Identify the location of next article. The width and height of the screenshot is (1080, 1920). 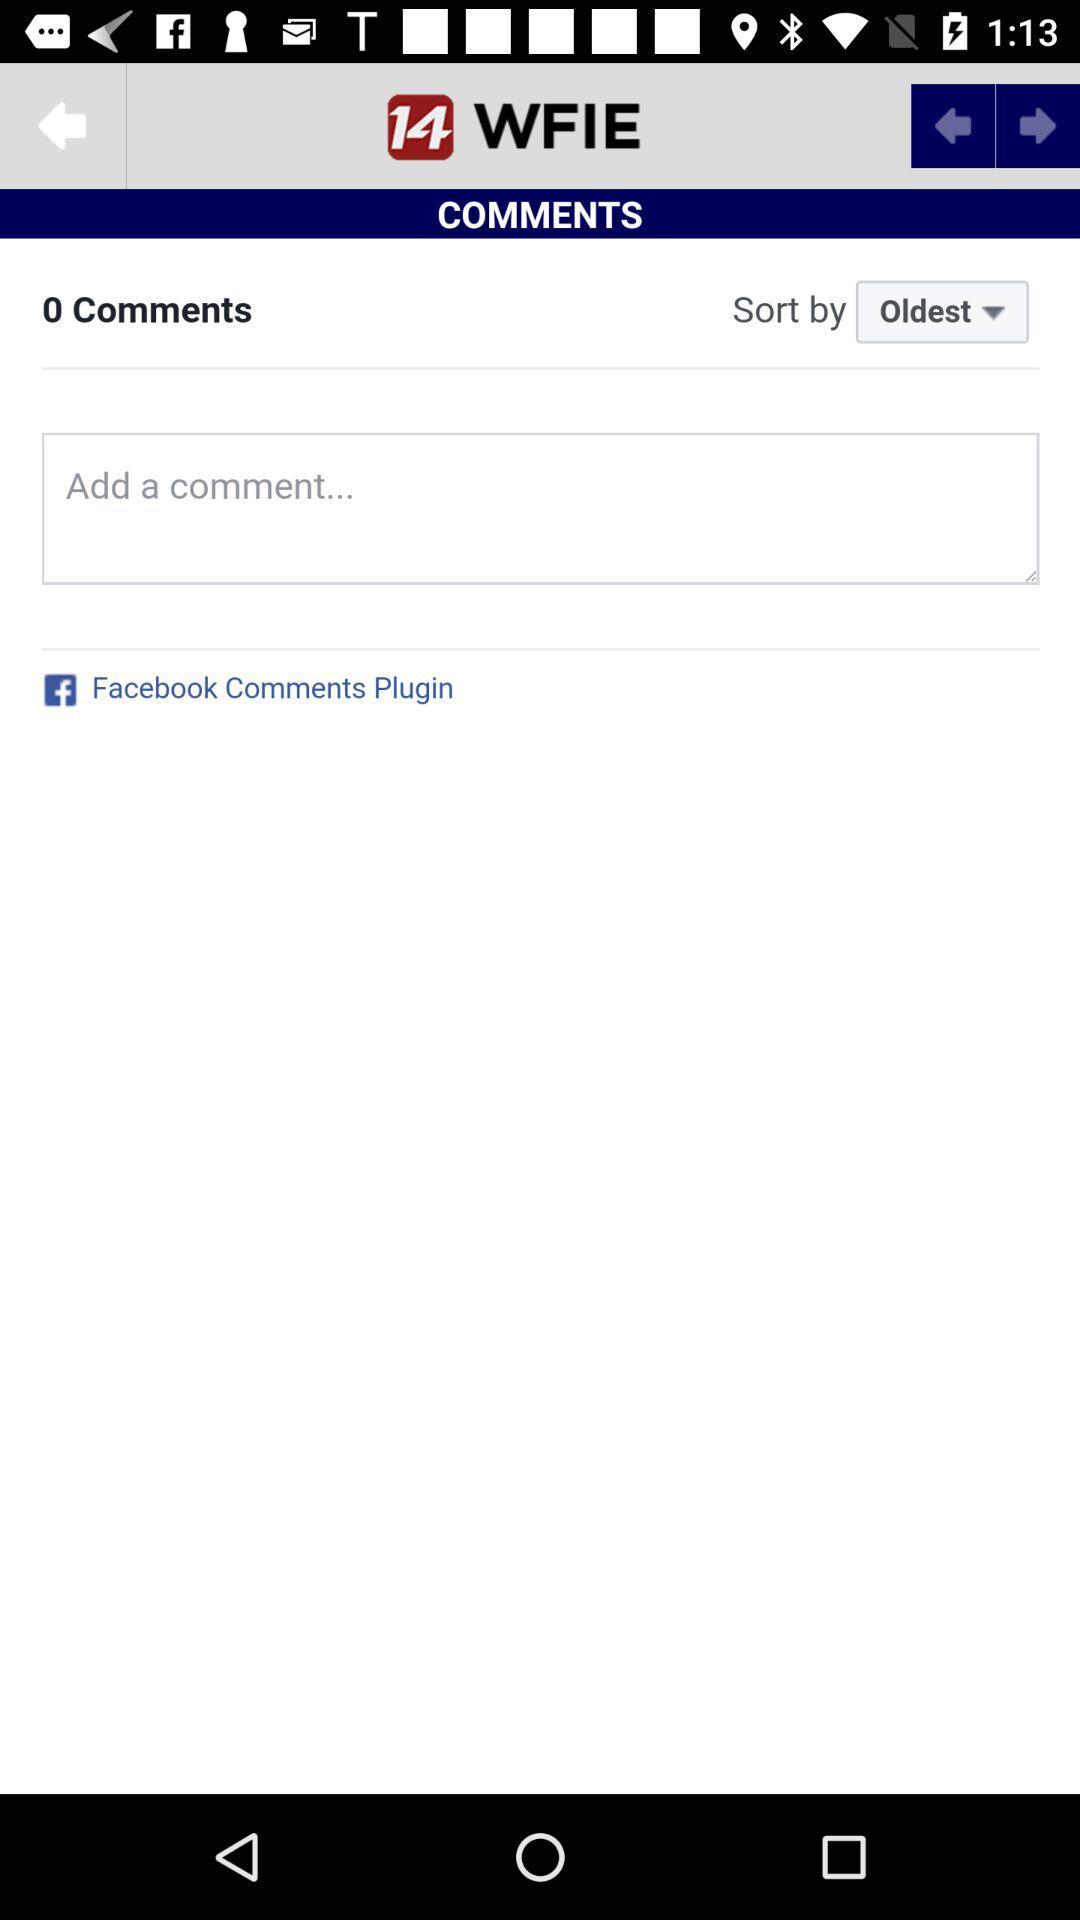
(1036, 124).